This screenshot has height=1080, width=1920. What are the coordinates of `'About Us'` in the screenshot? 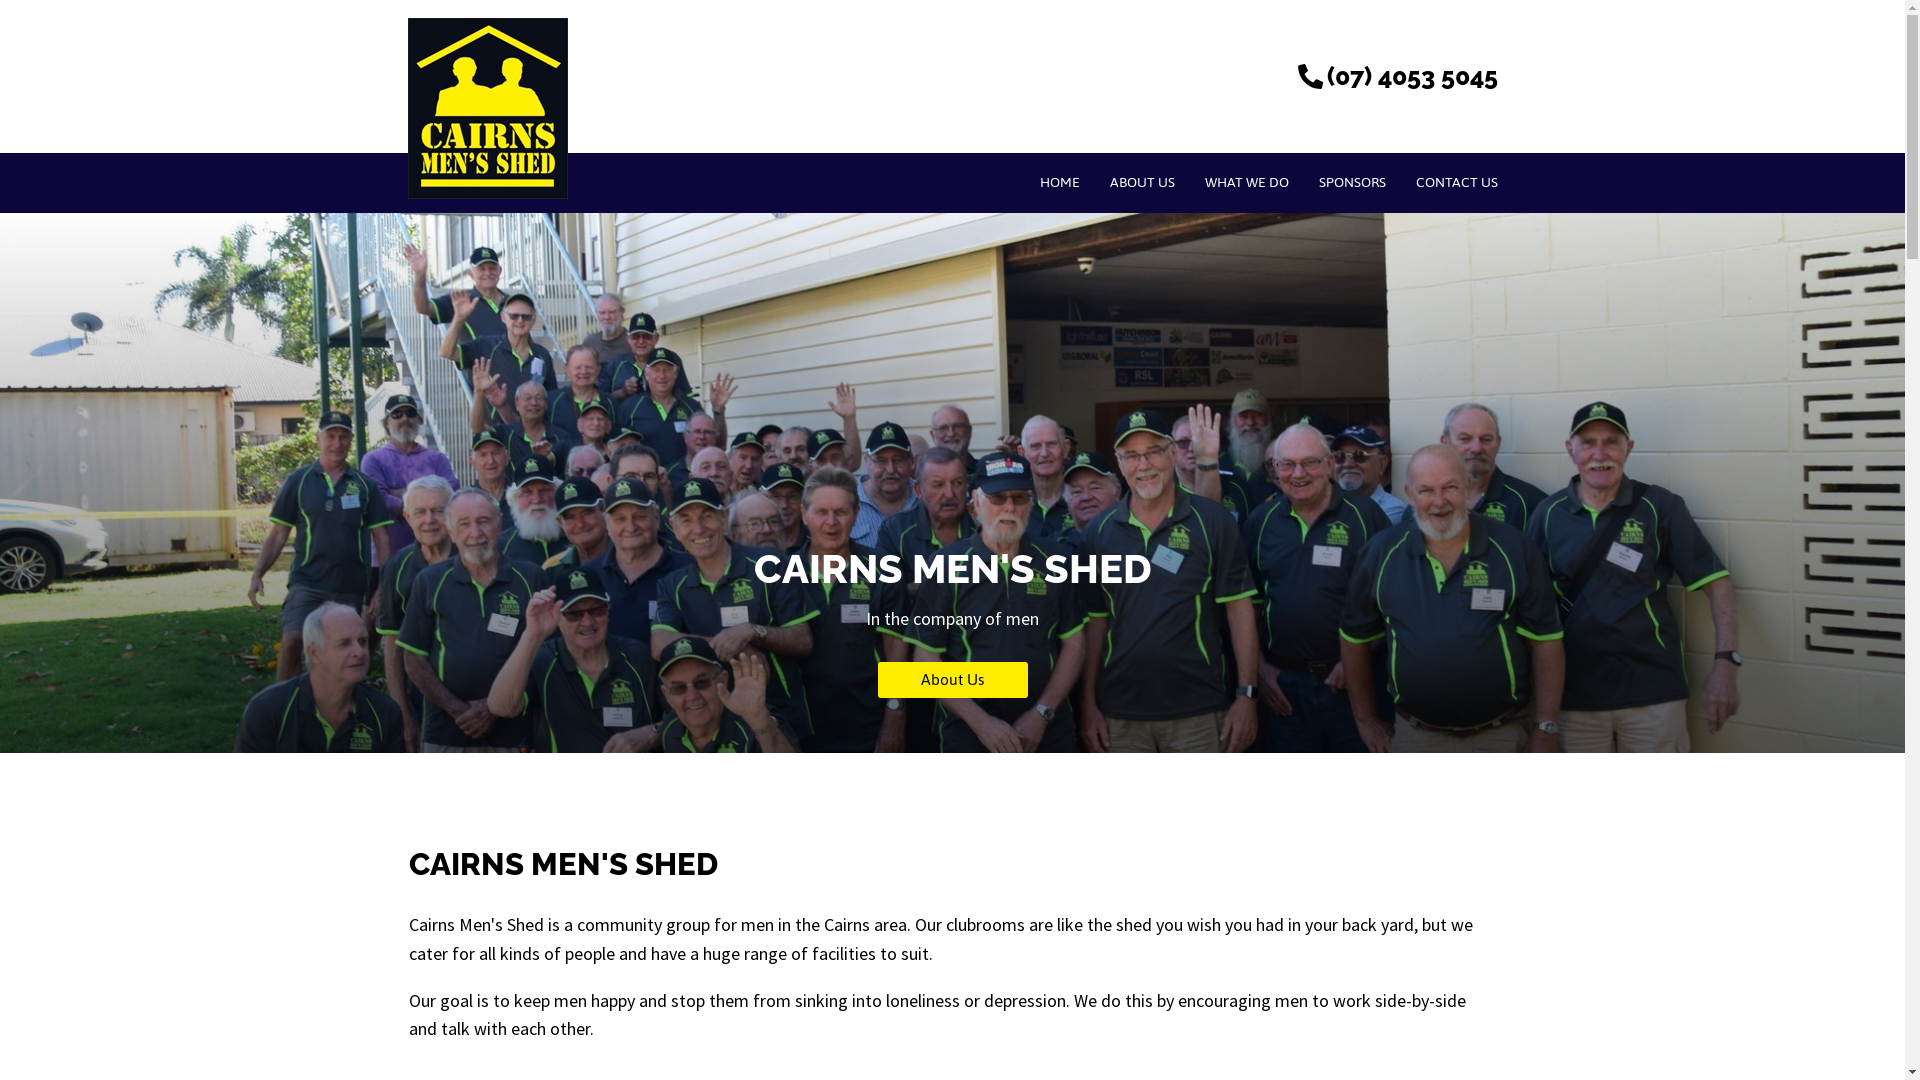 It's located at (952, 678).